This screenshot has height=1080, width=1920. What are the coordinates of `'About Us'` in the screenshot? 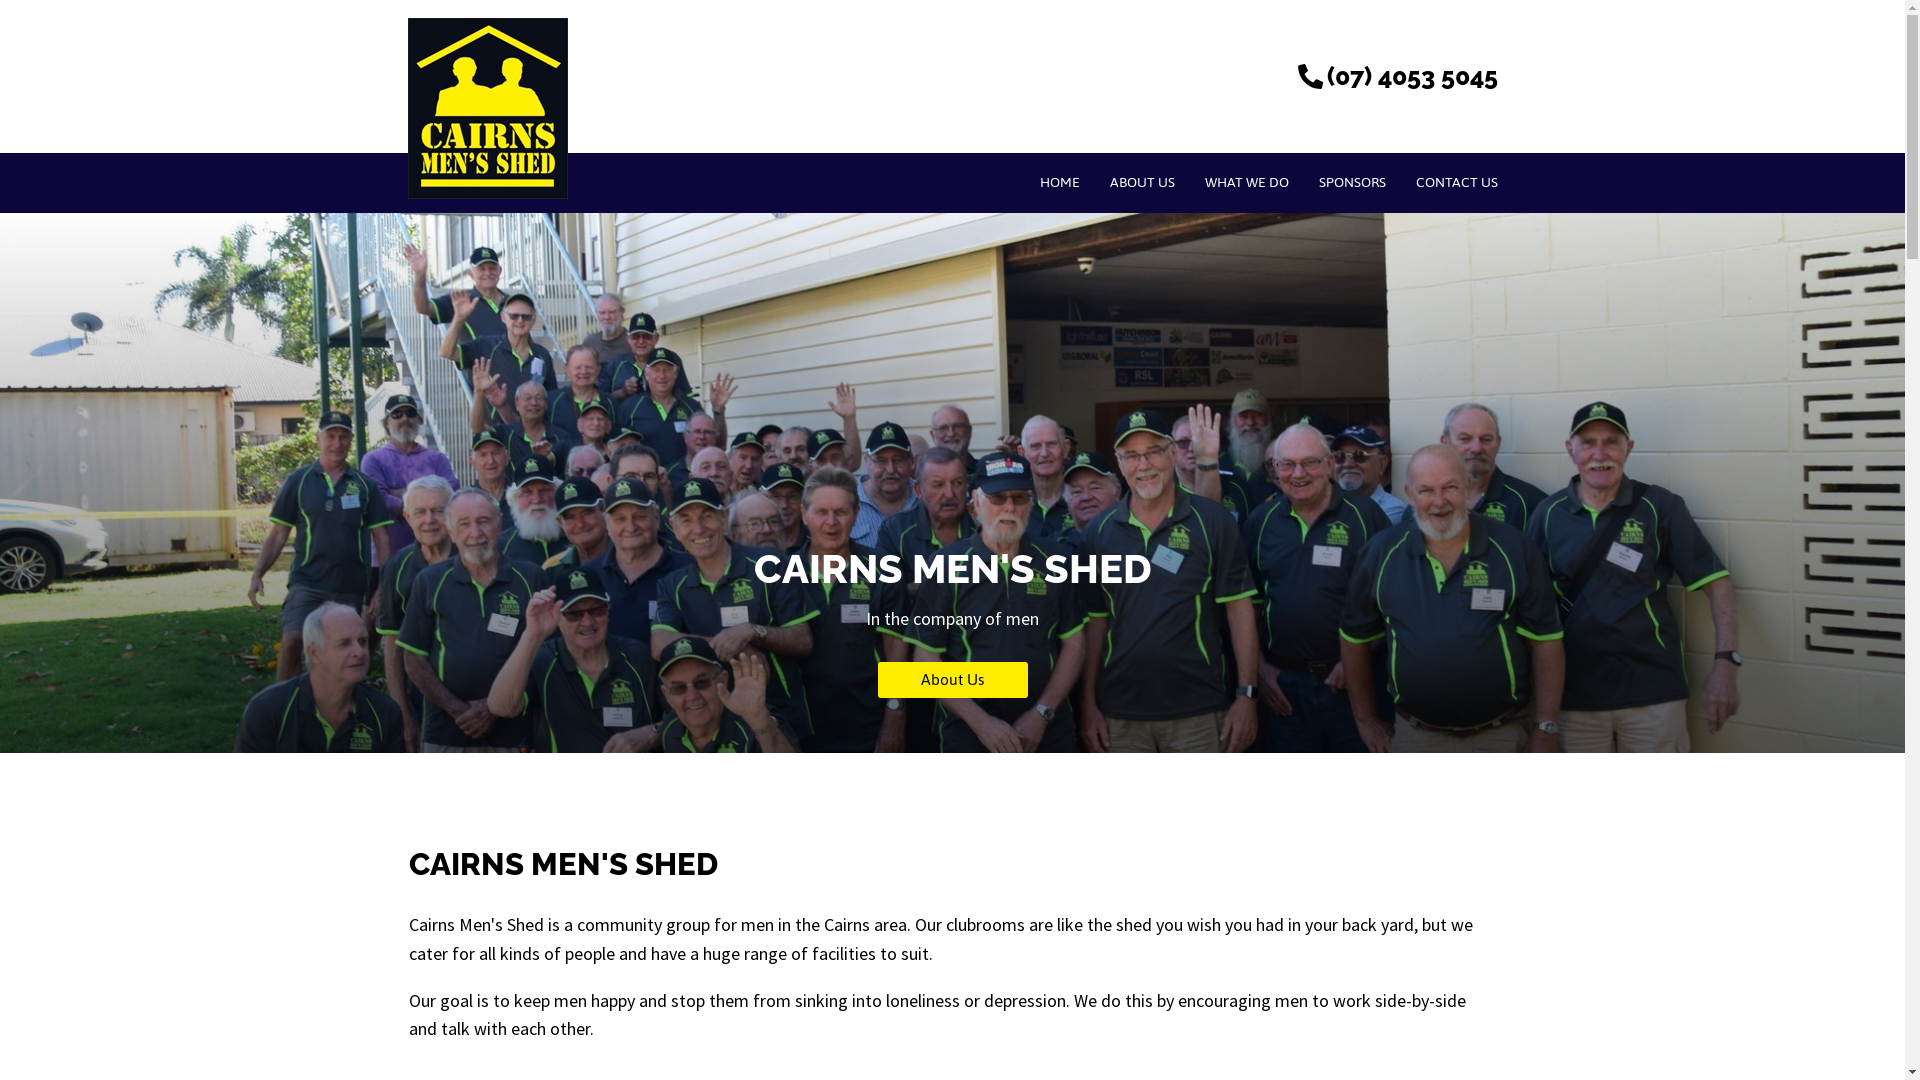 It's located at (952, 678).